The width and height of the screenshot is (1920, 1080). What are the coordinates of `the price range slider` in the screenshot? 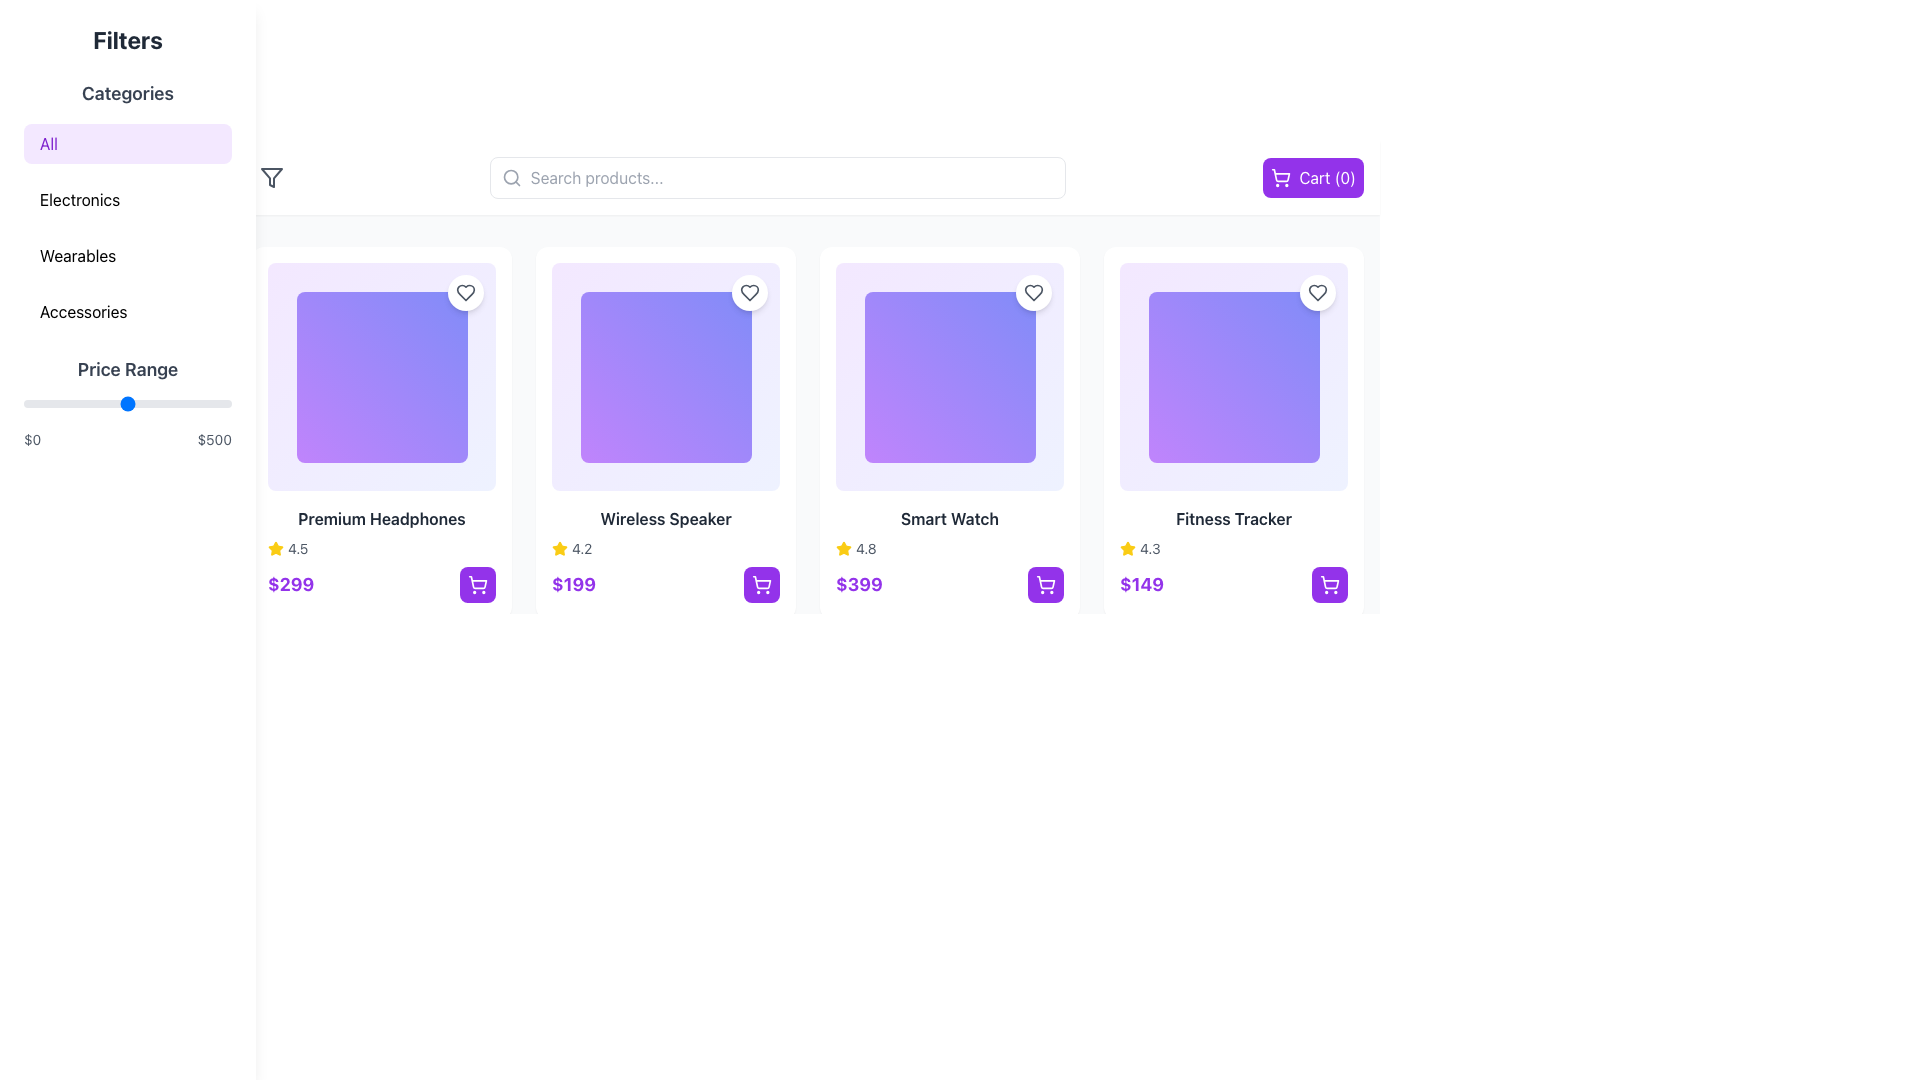 It's located at (73, 404).